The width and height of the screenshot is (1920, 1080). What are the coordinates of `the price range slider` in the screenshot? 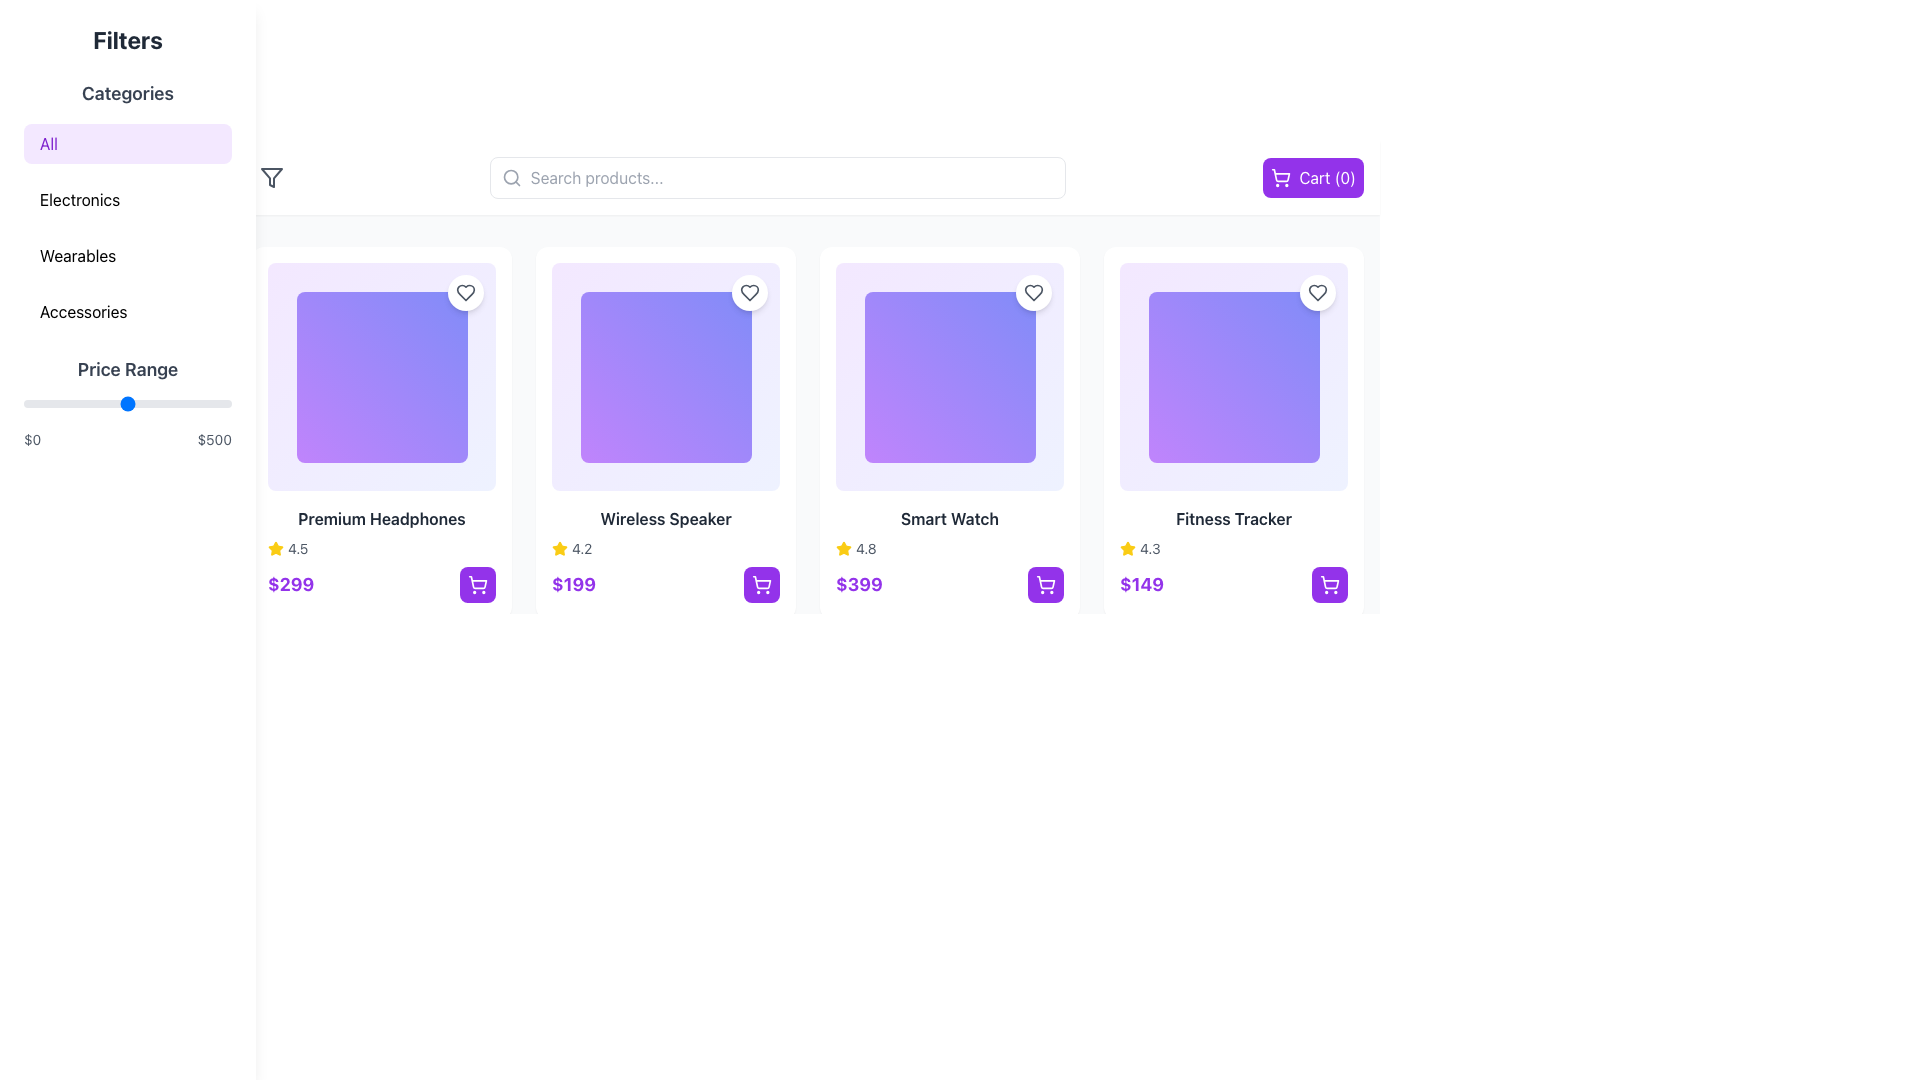 It's located at (73, 404).